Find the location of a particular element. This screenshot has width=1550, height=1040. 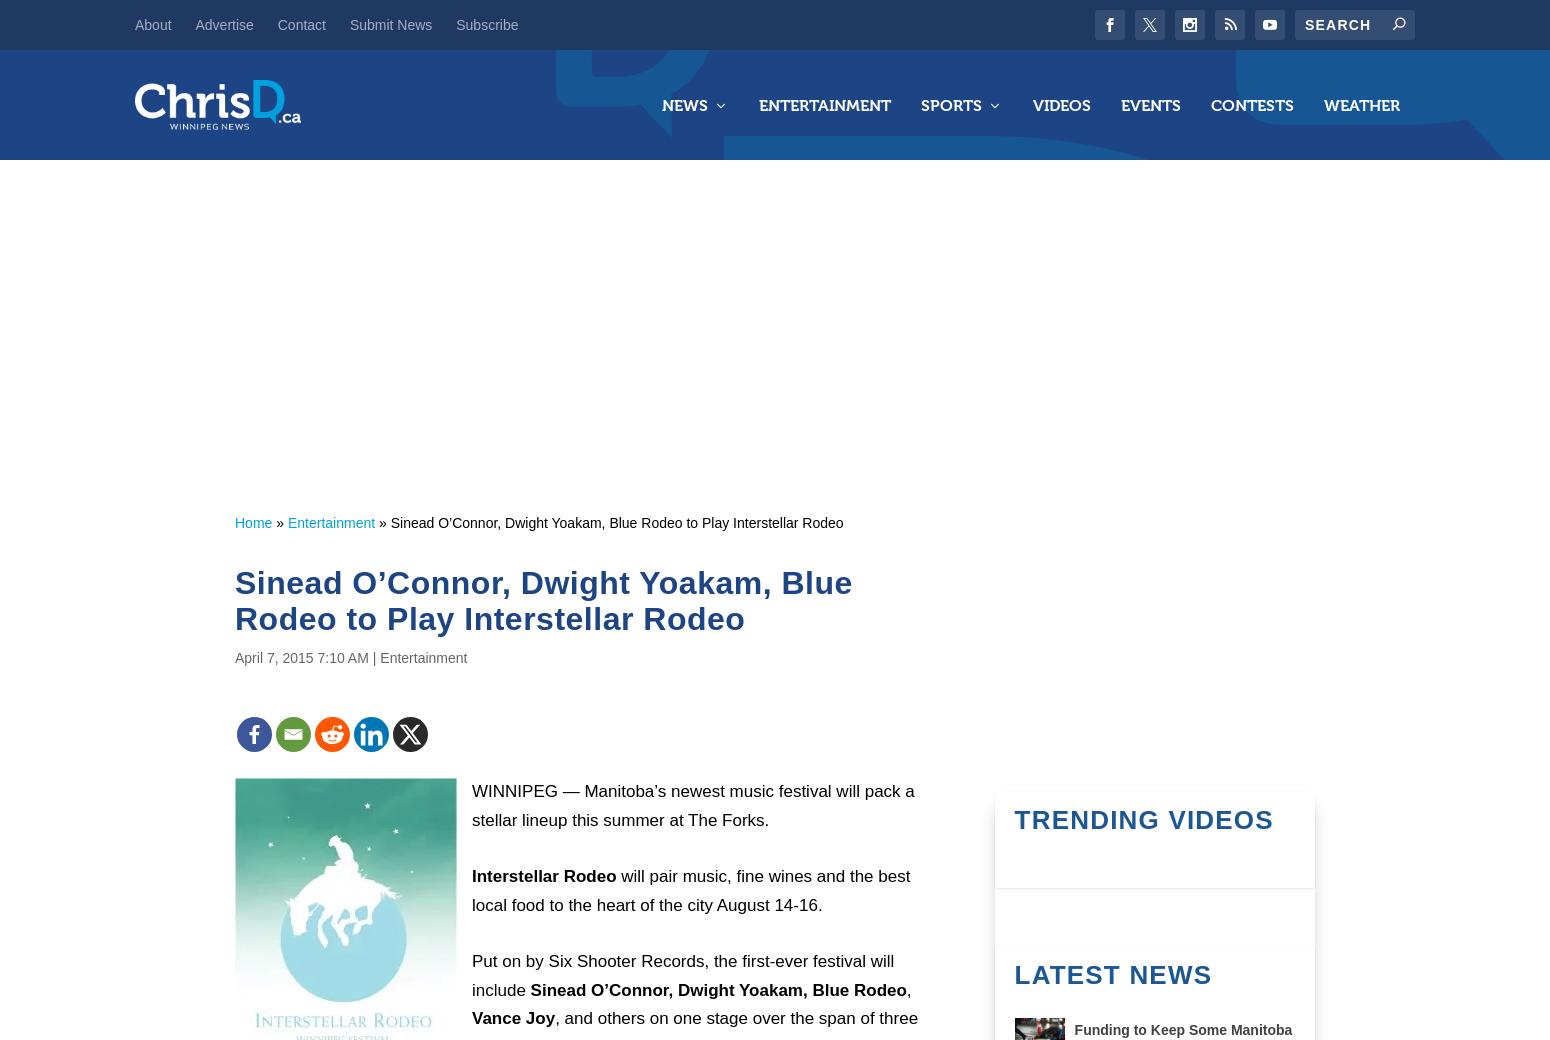

'Vance Joy' is located at coordinates (512, 1017).